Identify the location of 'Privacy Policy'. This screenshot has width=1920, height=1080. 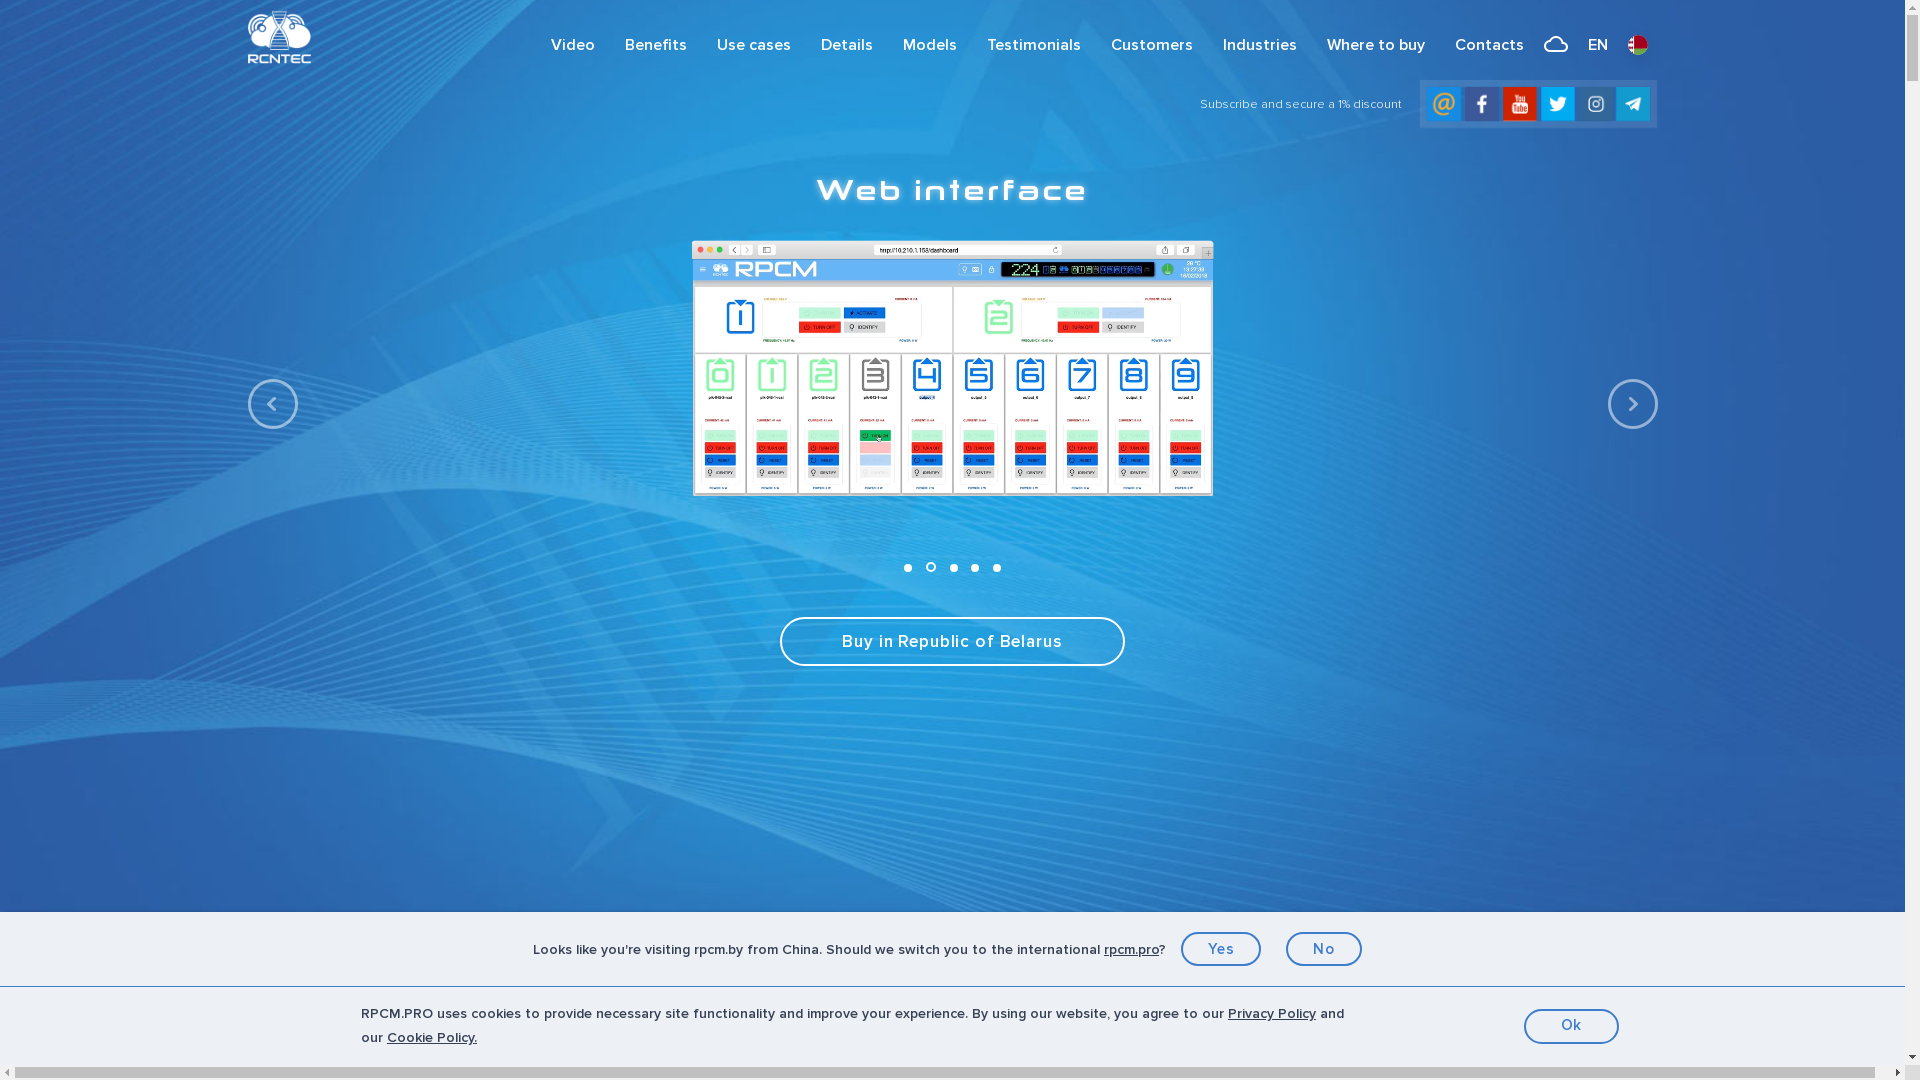
(1227, 1013).